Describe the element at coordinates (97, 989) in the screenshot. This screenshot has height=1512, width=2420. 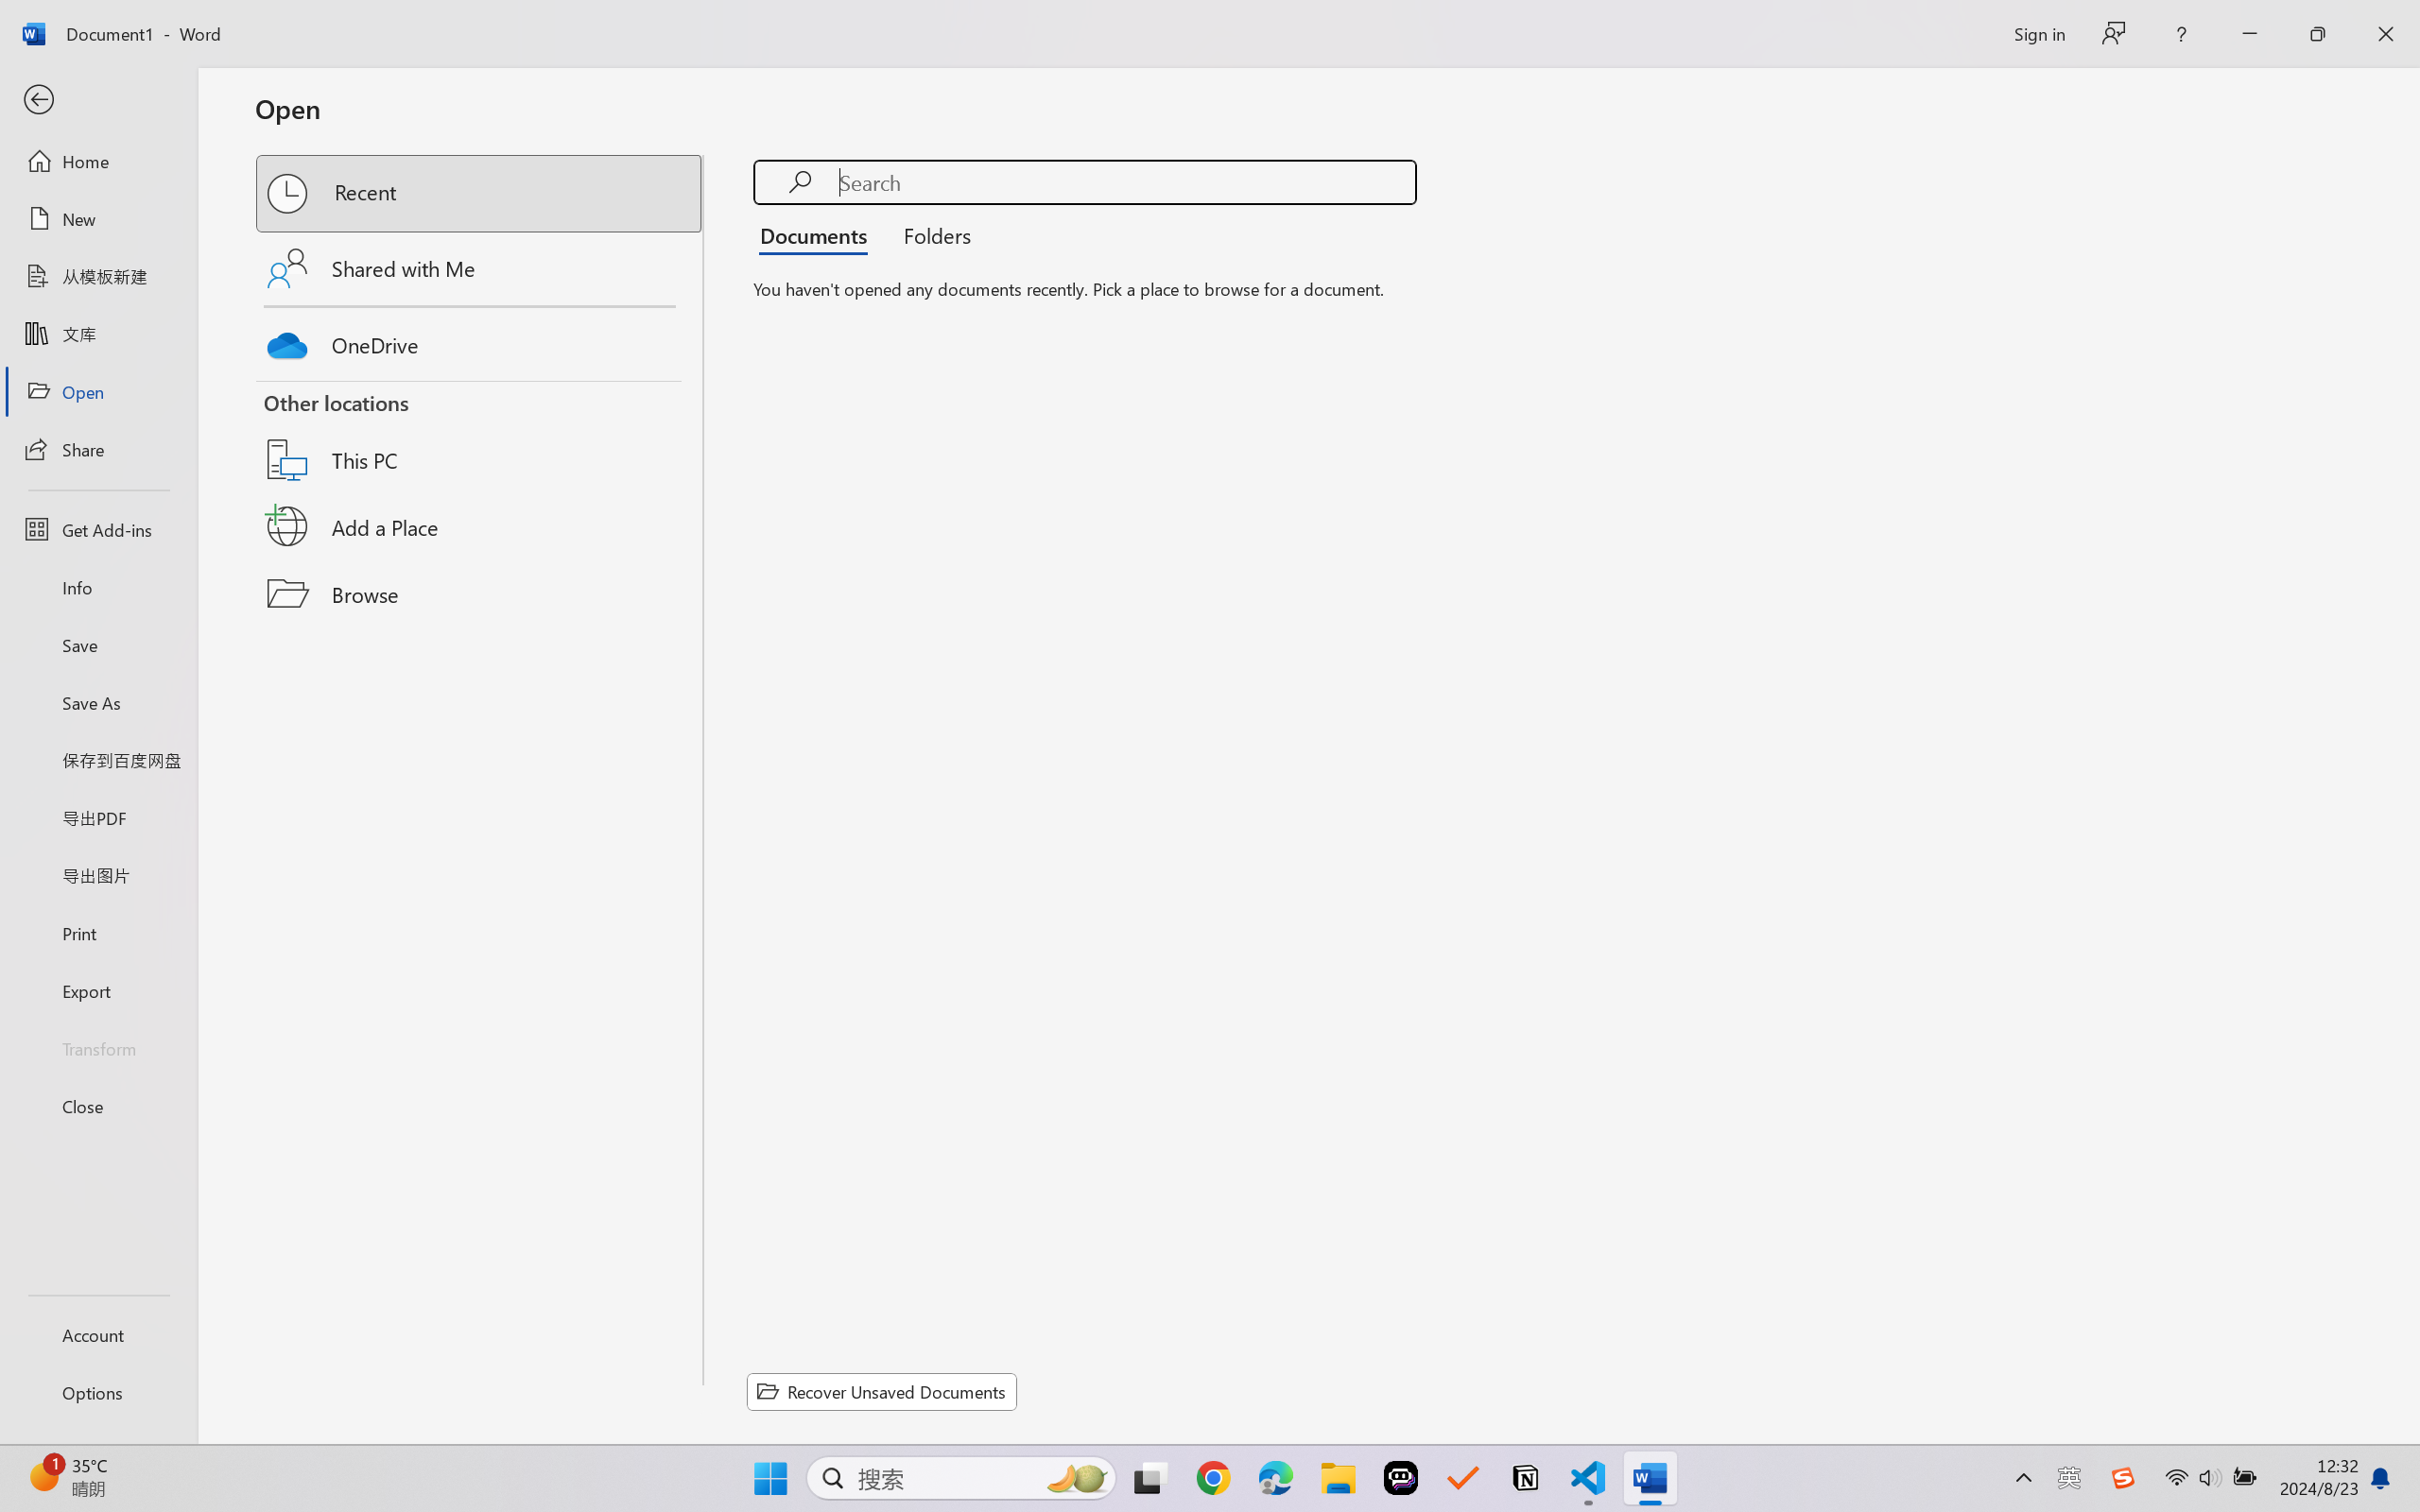
I see `'Export'` at that location.